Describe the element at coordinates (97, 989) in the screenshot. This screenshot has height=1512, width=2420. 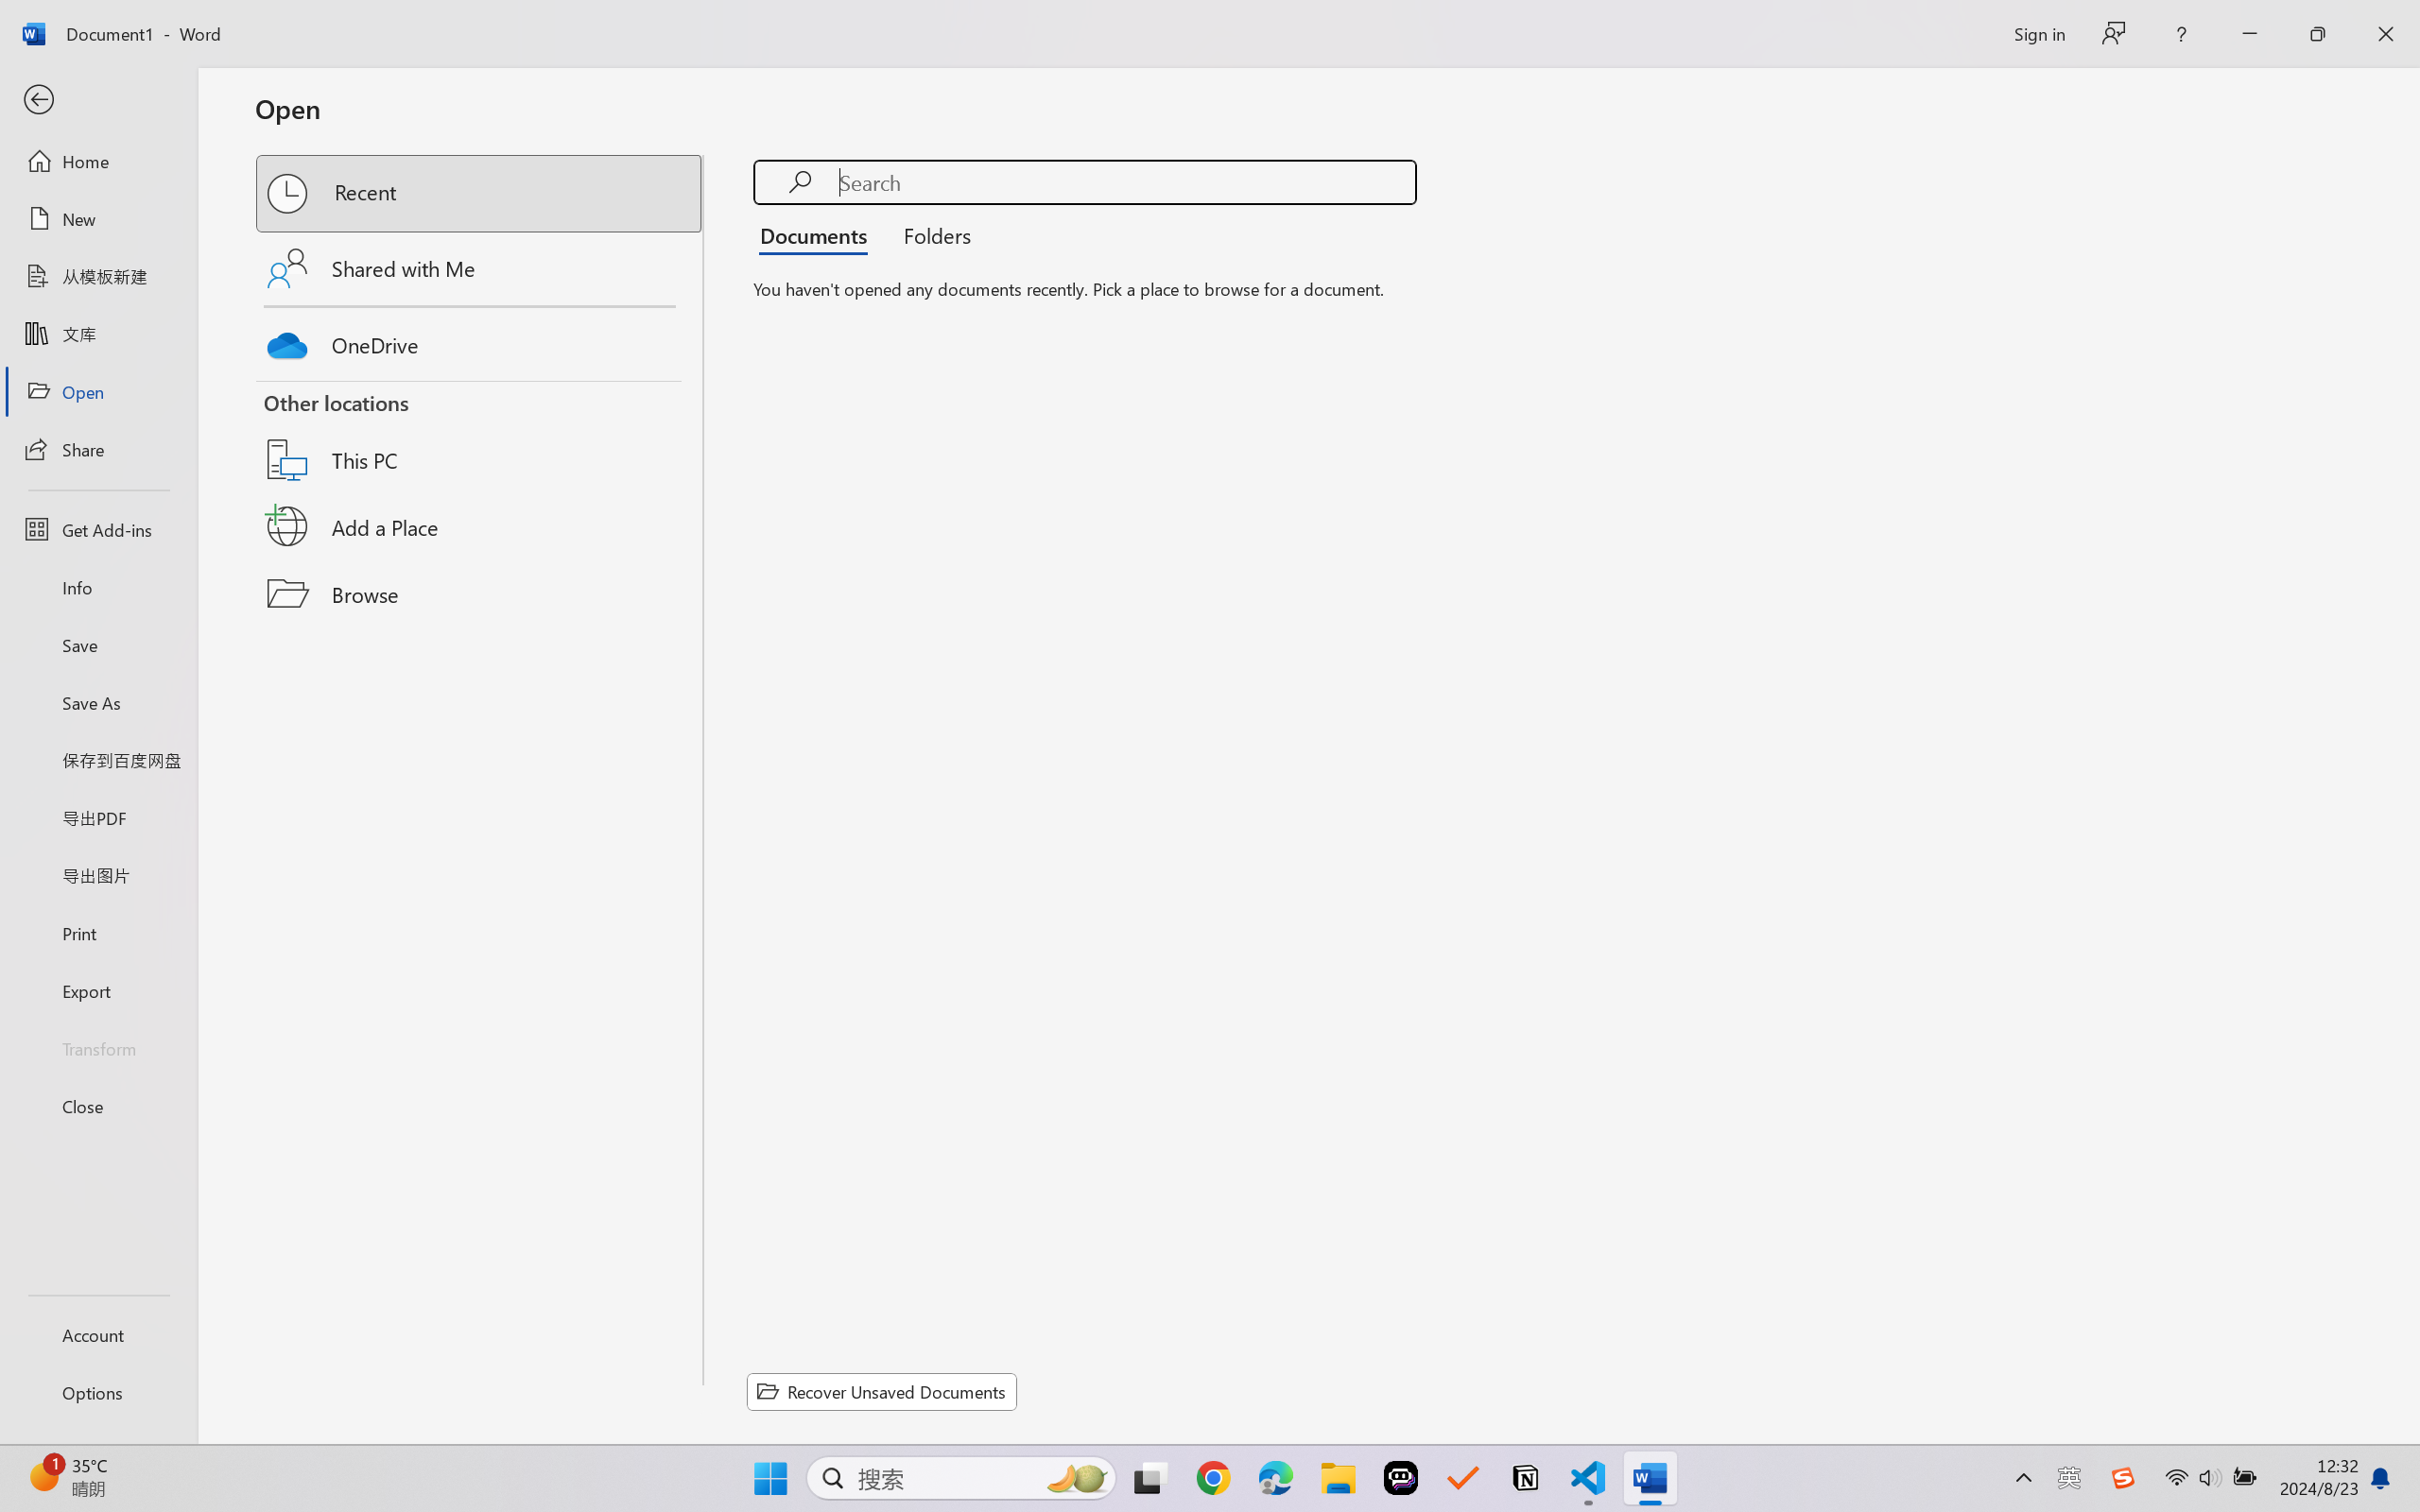
I see `'Export'` at that location.